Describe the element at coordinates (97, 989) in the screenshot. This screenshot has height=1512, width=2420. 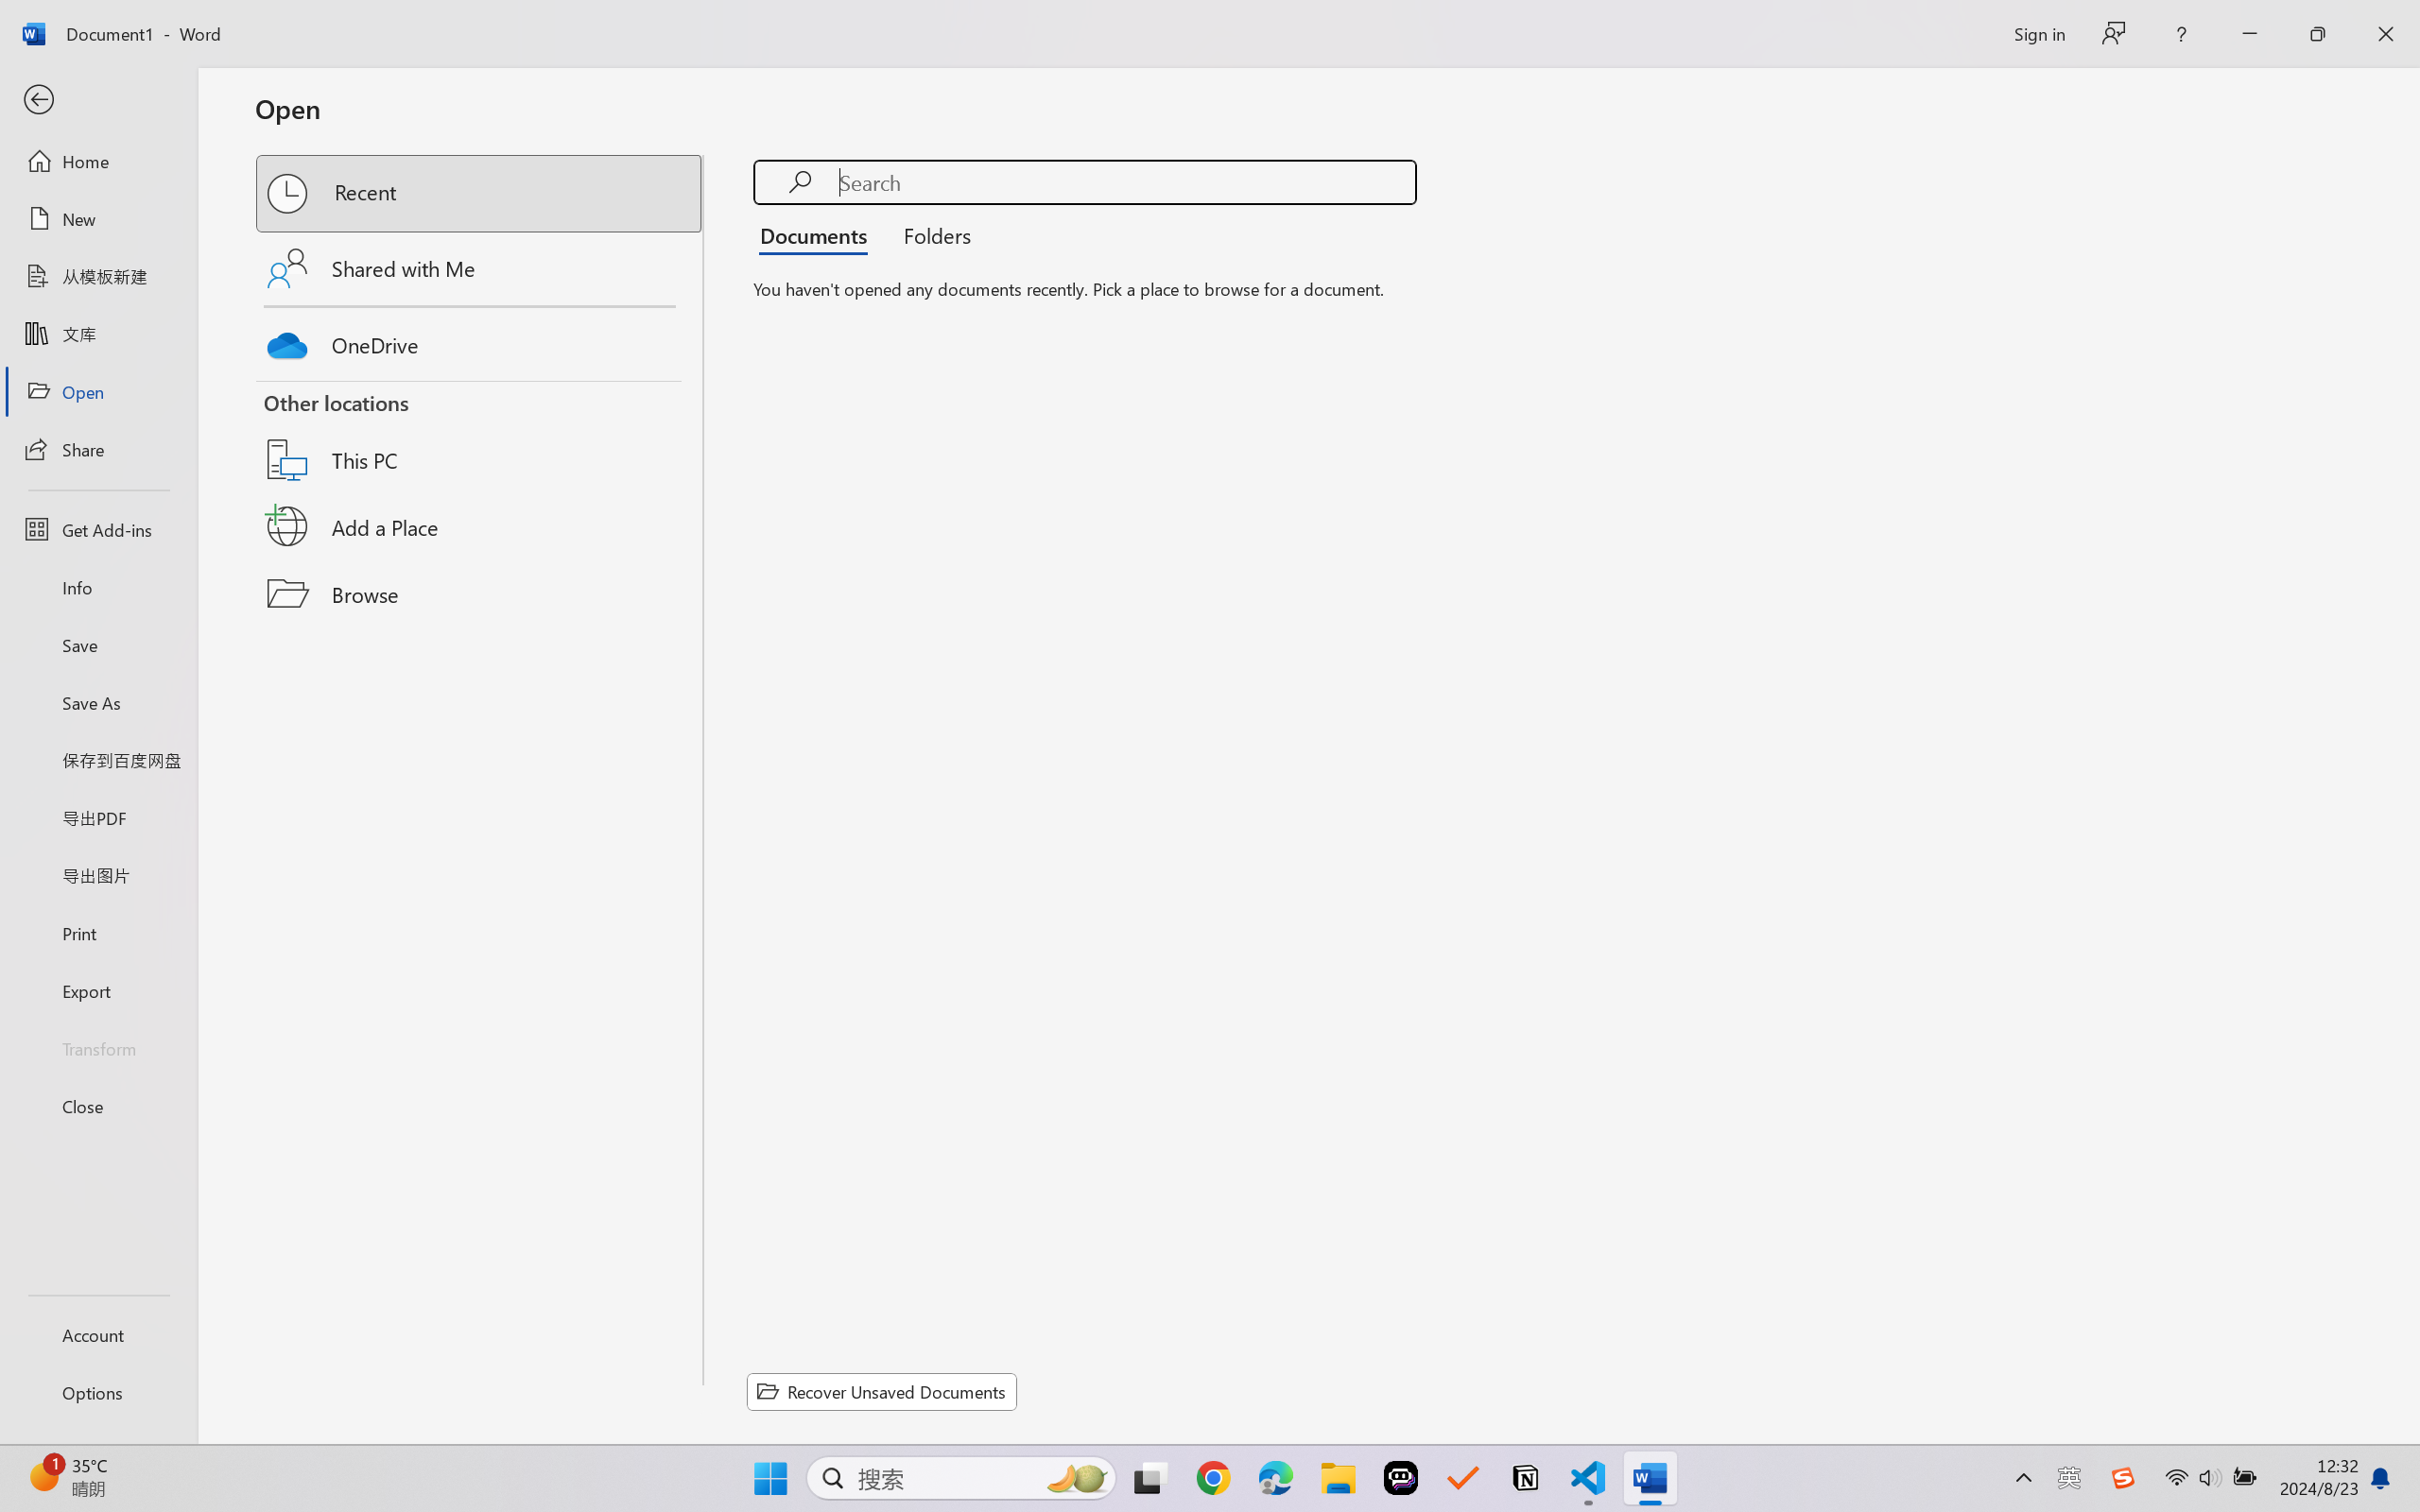
I see `'Export'` at that location.